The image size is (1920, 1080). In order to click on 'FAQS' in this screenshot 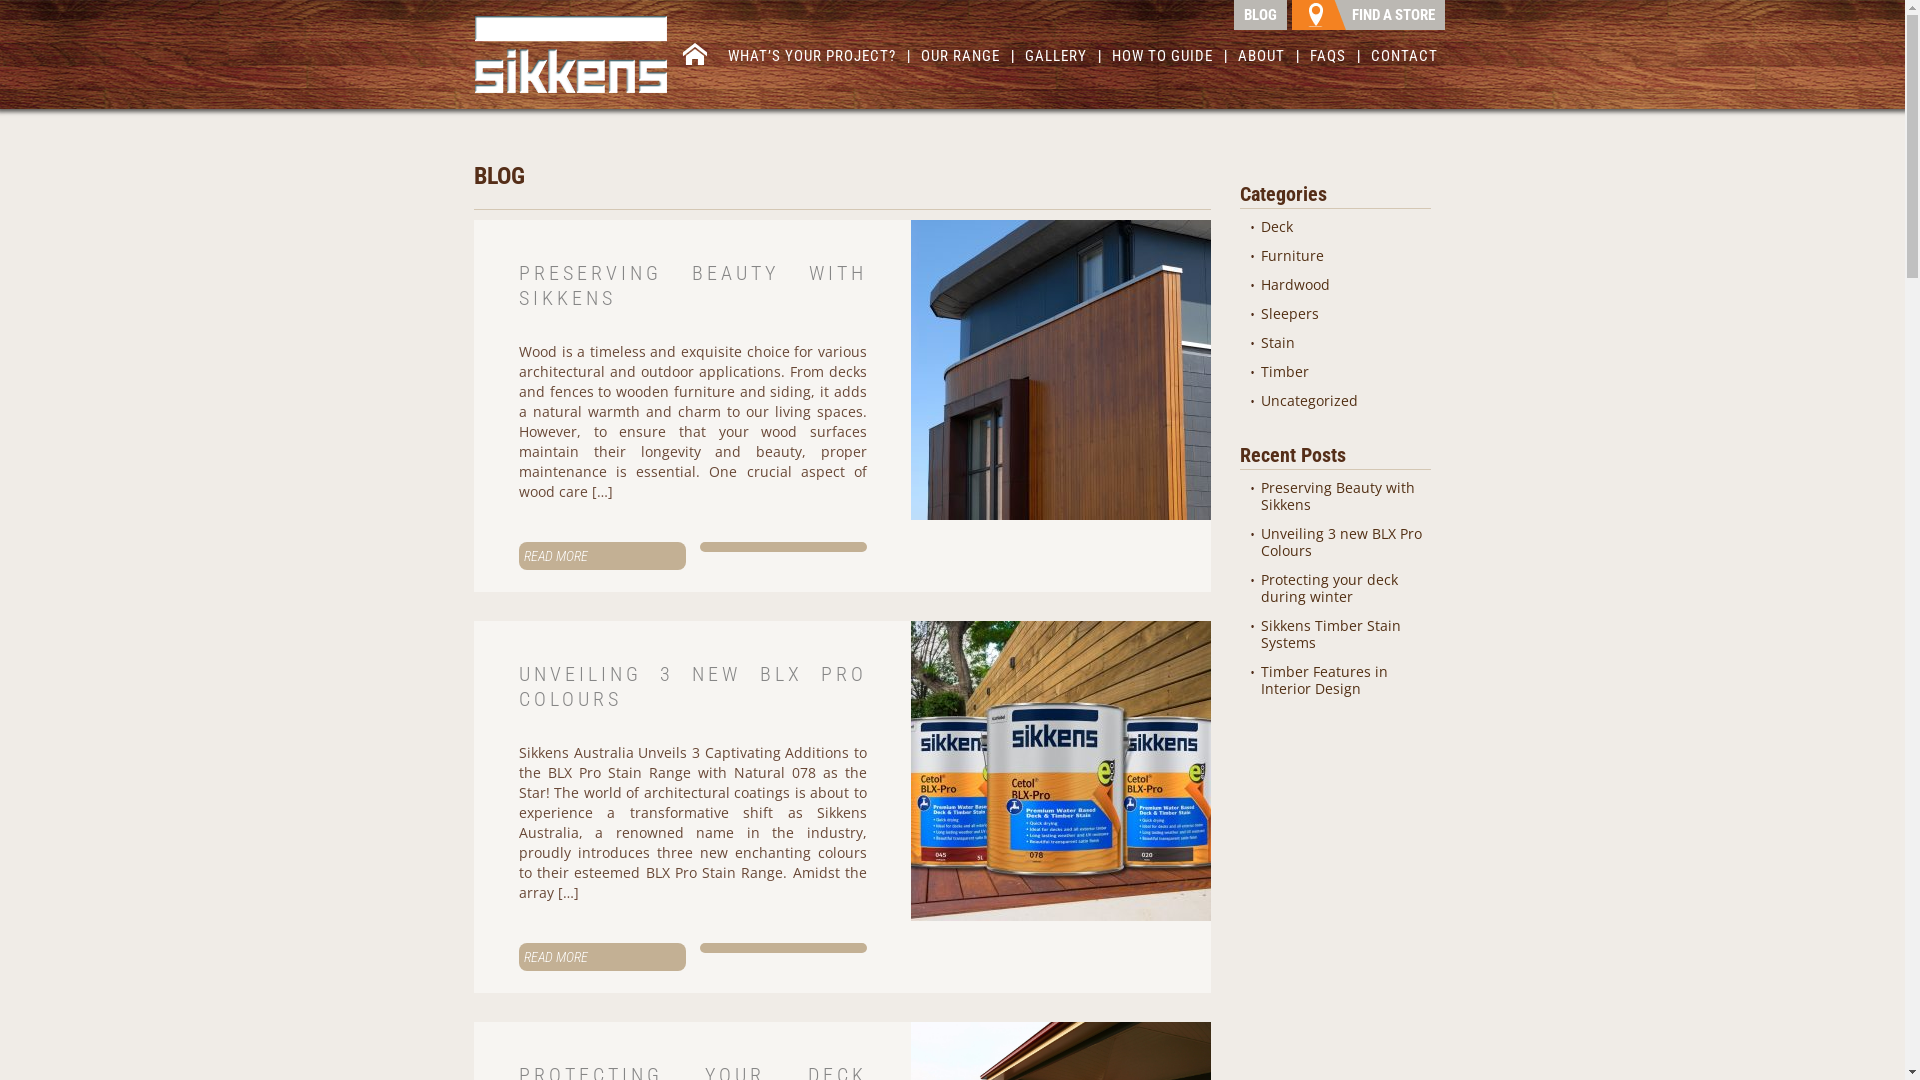, I will do `click(1328, 60)`.